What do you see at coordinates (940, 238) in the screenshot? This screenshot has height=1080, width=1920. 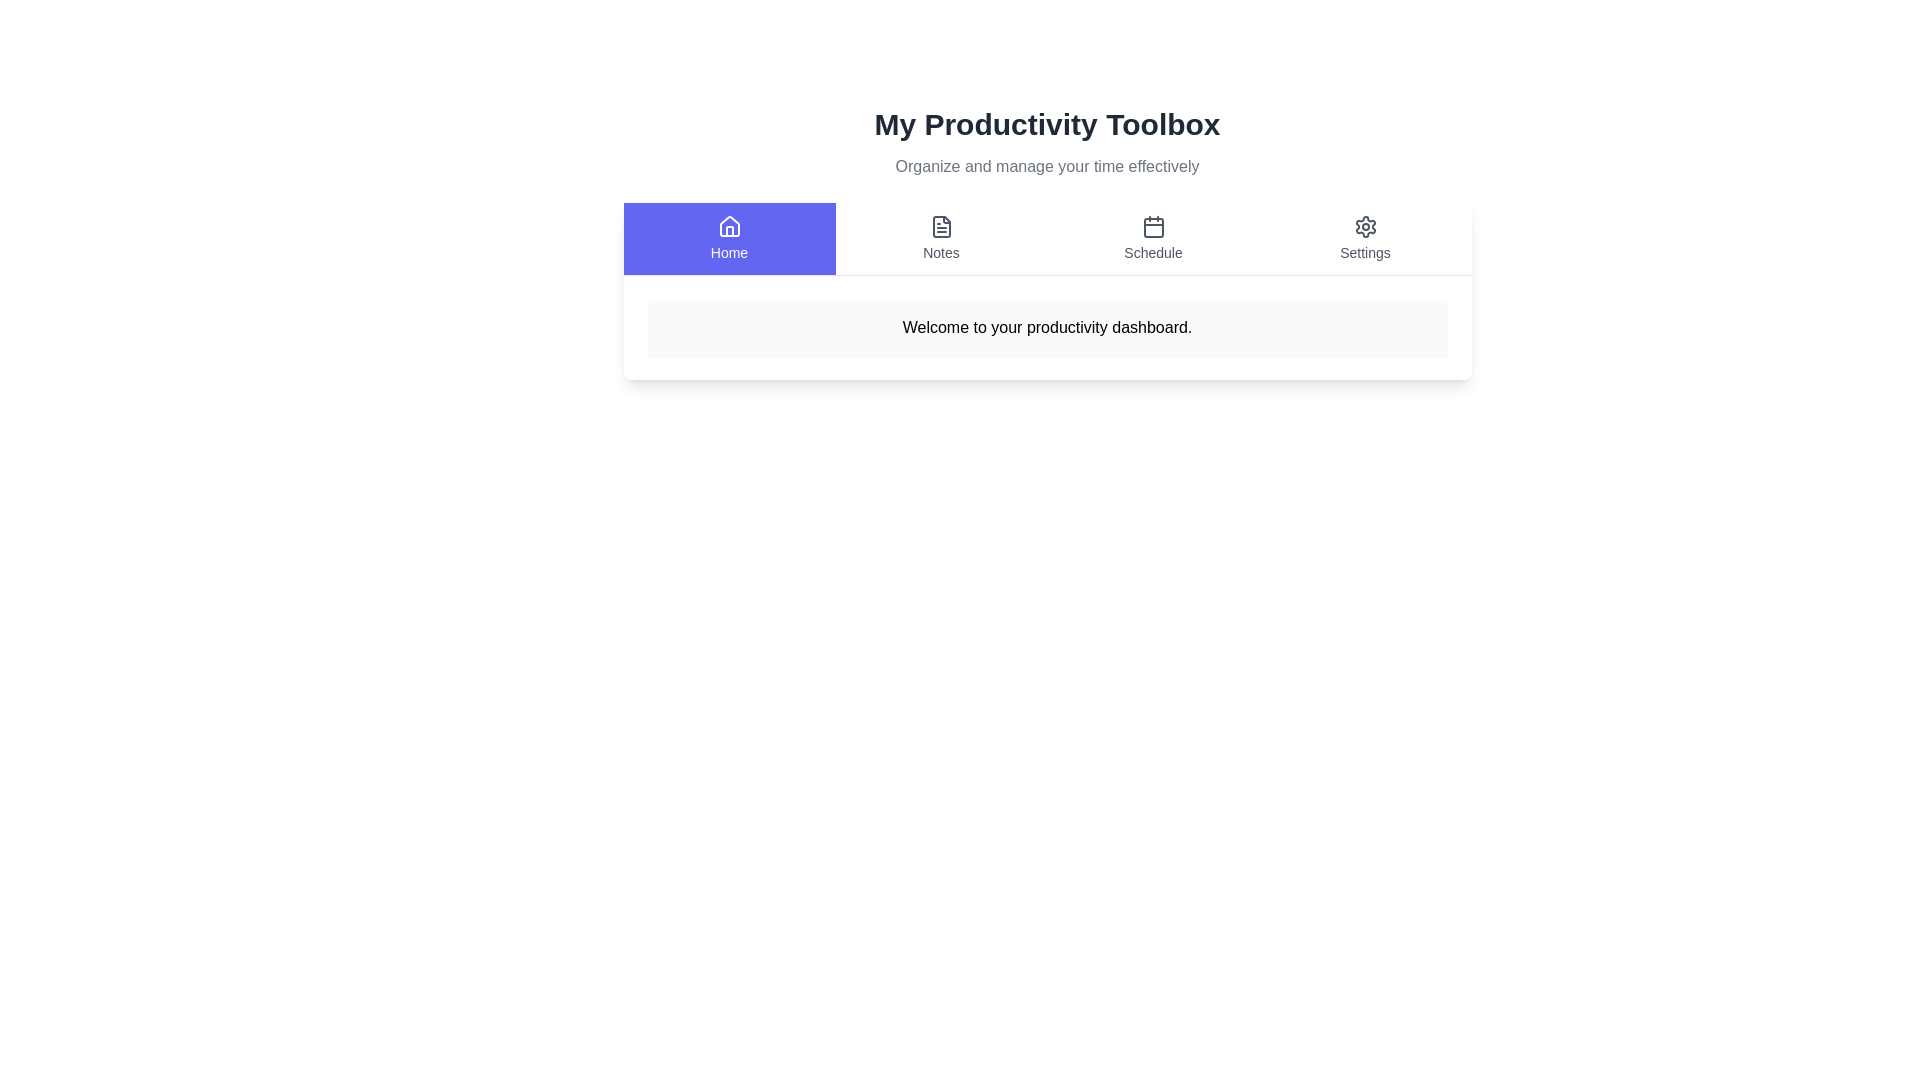 I see `the 'Notes' button located on the navigation bar` at bounding box center [940, 238].